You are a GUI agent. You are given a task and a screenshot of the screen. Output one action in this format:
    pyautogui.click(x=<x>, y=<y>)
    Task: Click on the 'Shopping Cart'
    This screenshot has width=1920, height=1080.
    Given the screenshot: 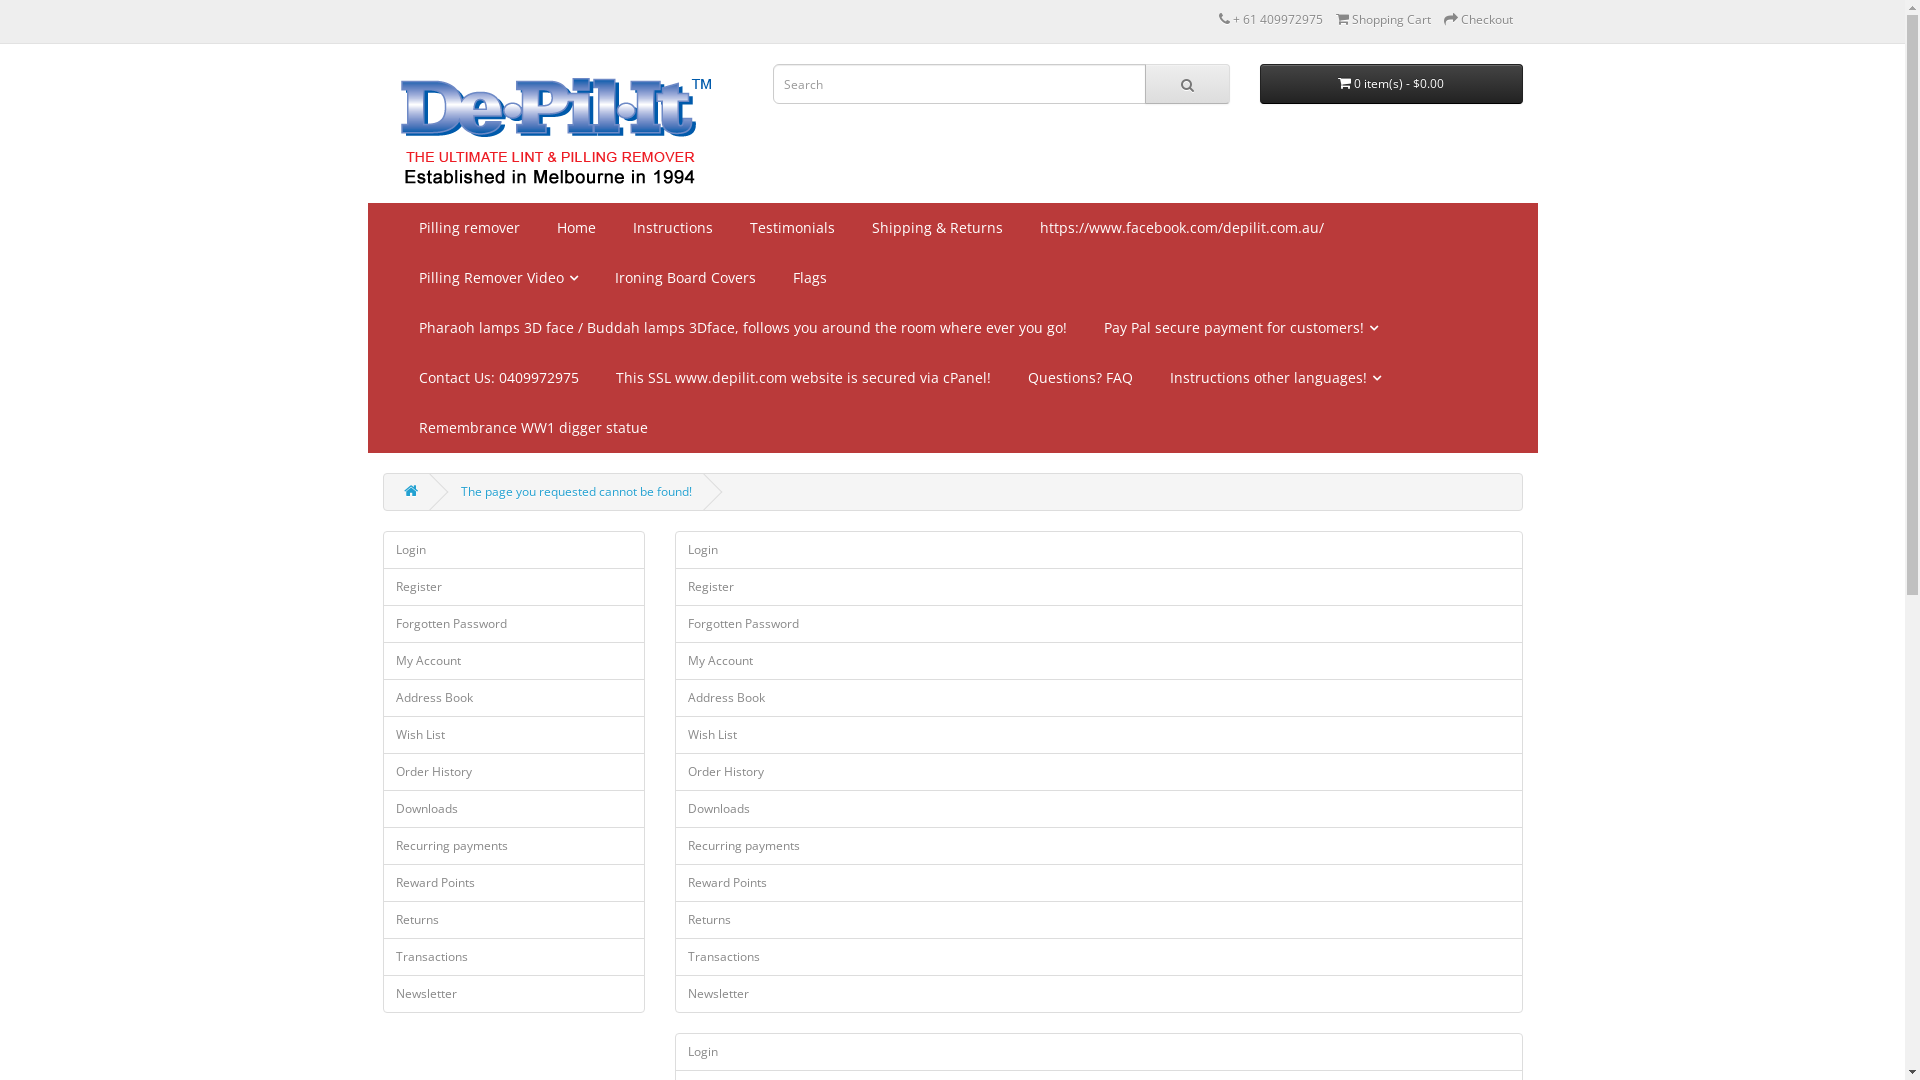 What is the action you would take?
    pyautogui.click(x=1335, y=19)
    